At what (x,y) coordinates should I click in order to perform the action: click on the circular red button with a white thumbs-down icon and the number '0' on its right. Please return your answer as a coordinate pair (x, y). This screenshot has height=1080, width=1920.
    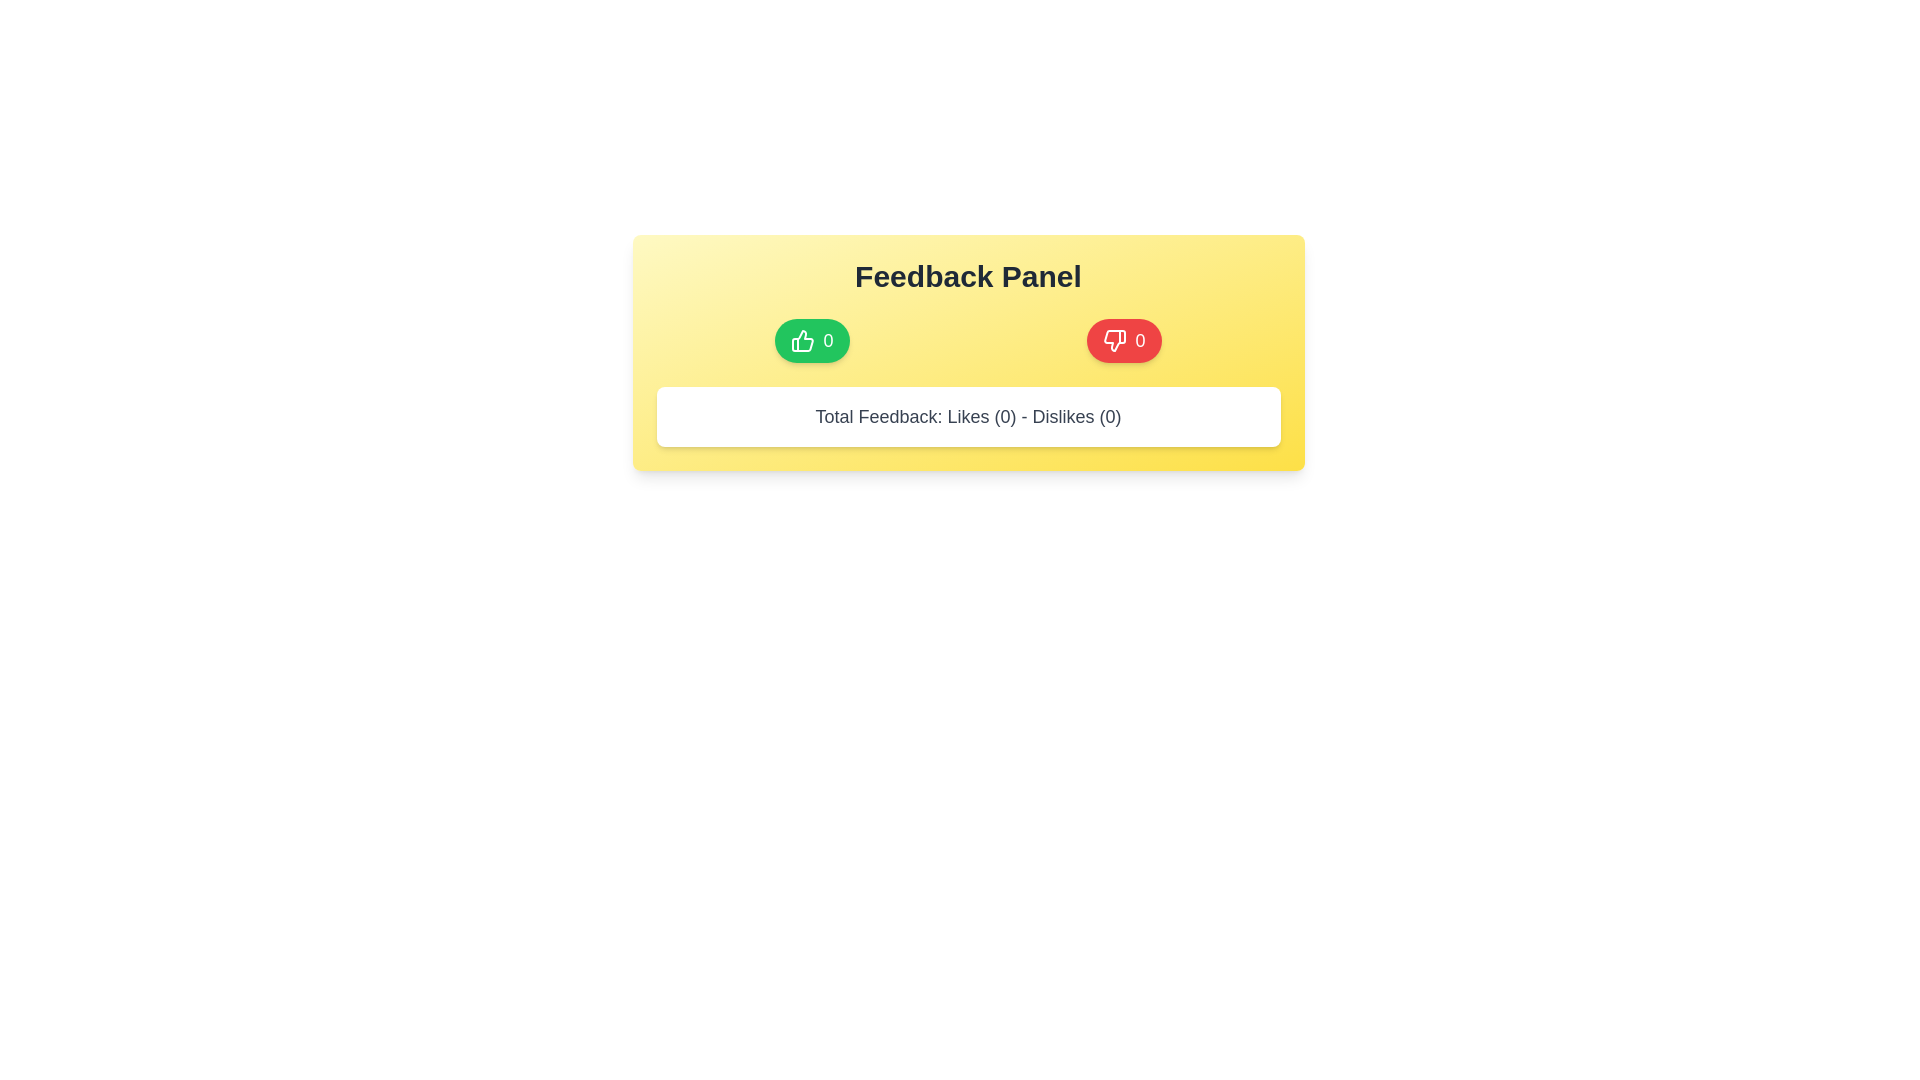
    Looking at the image, I should click on (1124, 339).